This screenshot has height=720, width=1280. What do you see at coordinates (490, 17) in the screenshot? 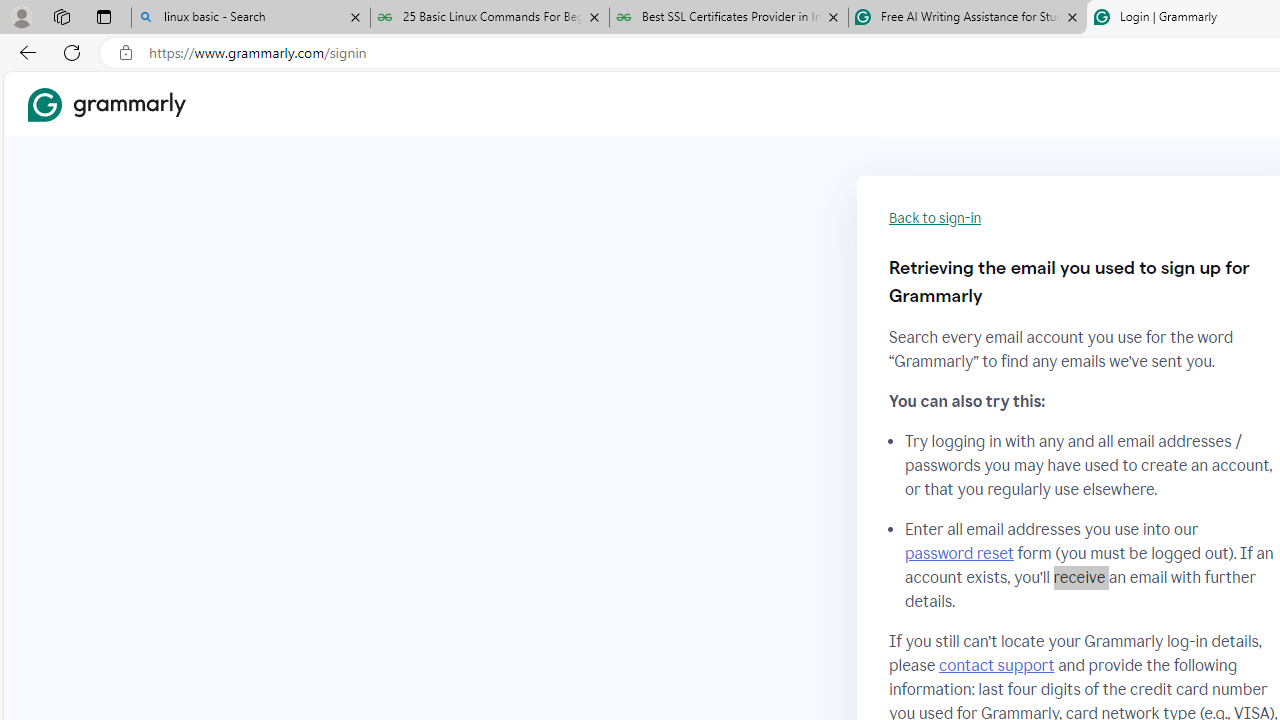
I see `'25 Basic Linux Commands For Beginners - GeeksforGeeks'` at bounding box center [490, 17].